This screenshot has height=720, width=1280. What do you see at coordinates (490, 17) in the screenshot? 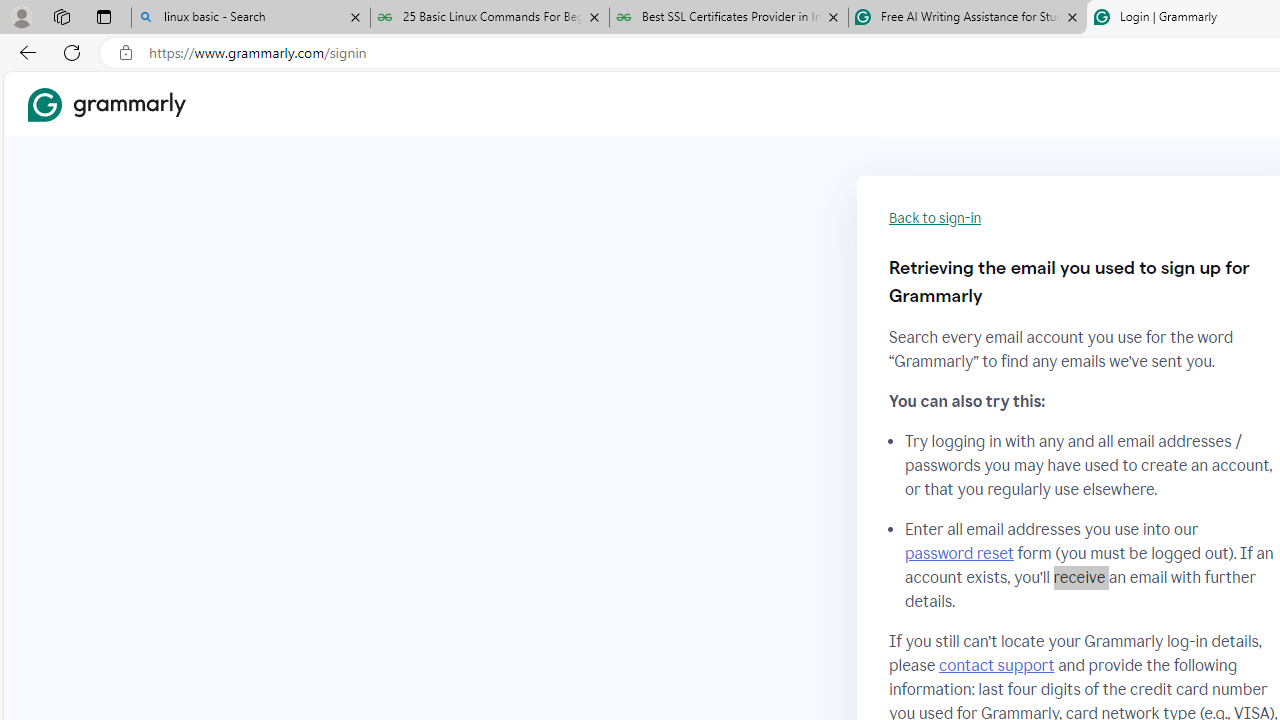
I see `'25 Basic Linux Commands For Beginners - GeeksforGeeks'` at bounding box center [490, 17].